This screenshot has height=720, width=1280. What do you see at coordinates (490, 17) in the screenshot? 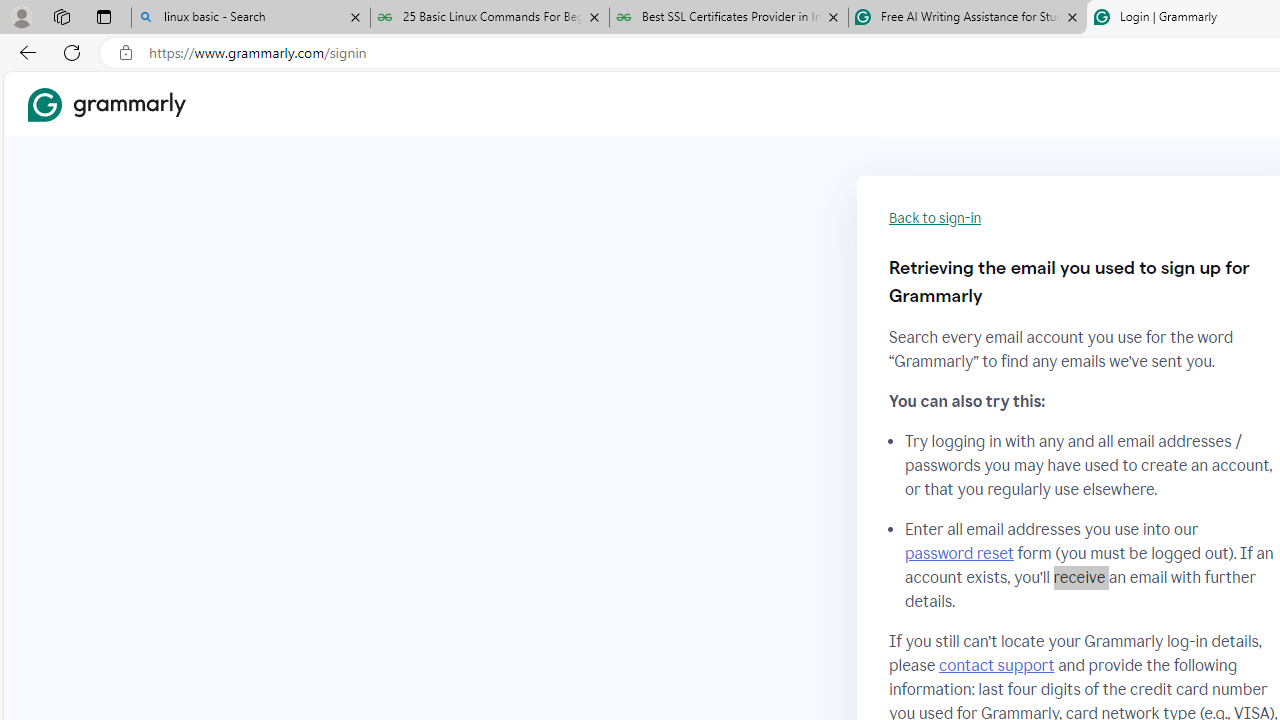
I see `'25 Basic Linux Commands For Beginners - GeeksforGeeks'` at bounding box center [490, 17].